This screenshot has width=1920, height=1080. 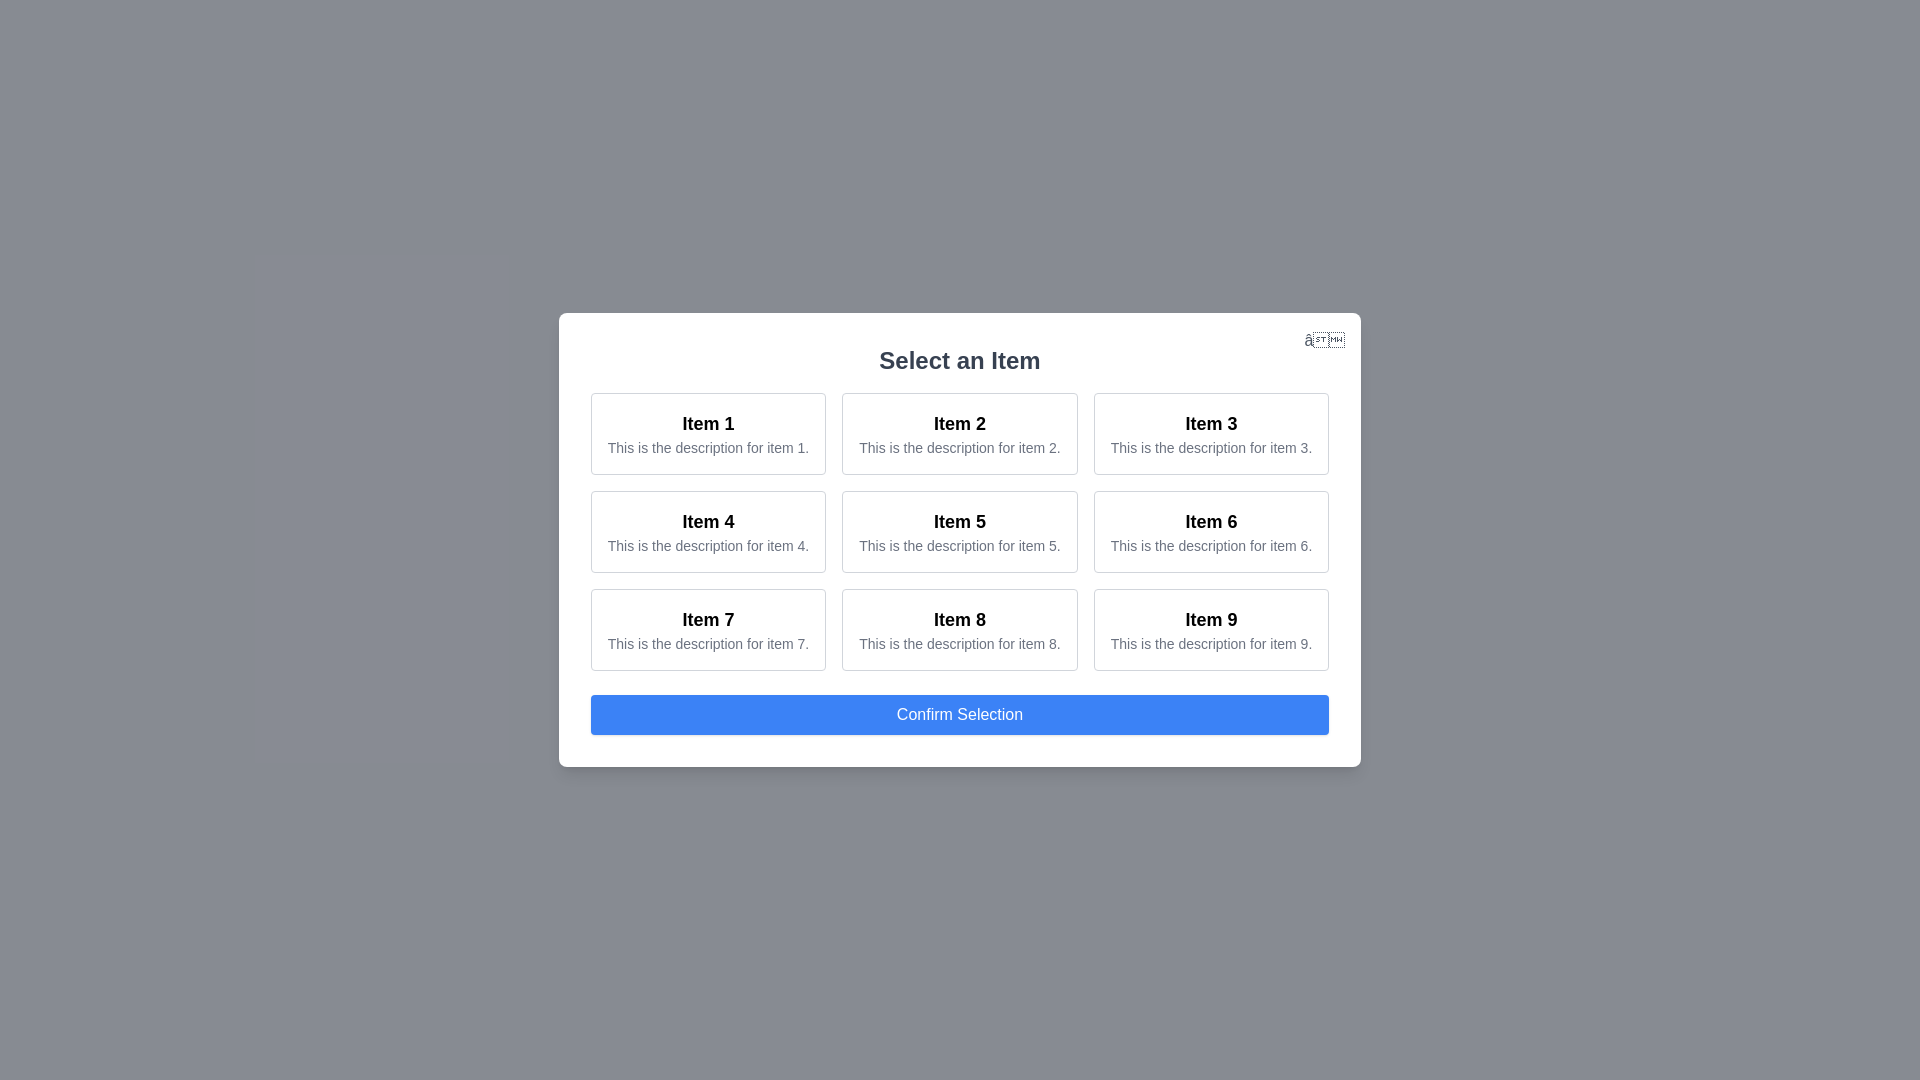 I want to click on the close button in the top-right corner of the dialog, so click(x=1324, y=339).